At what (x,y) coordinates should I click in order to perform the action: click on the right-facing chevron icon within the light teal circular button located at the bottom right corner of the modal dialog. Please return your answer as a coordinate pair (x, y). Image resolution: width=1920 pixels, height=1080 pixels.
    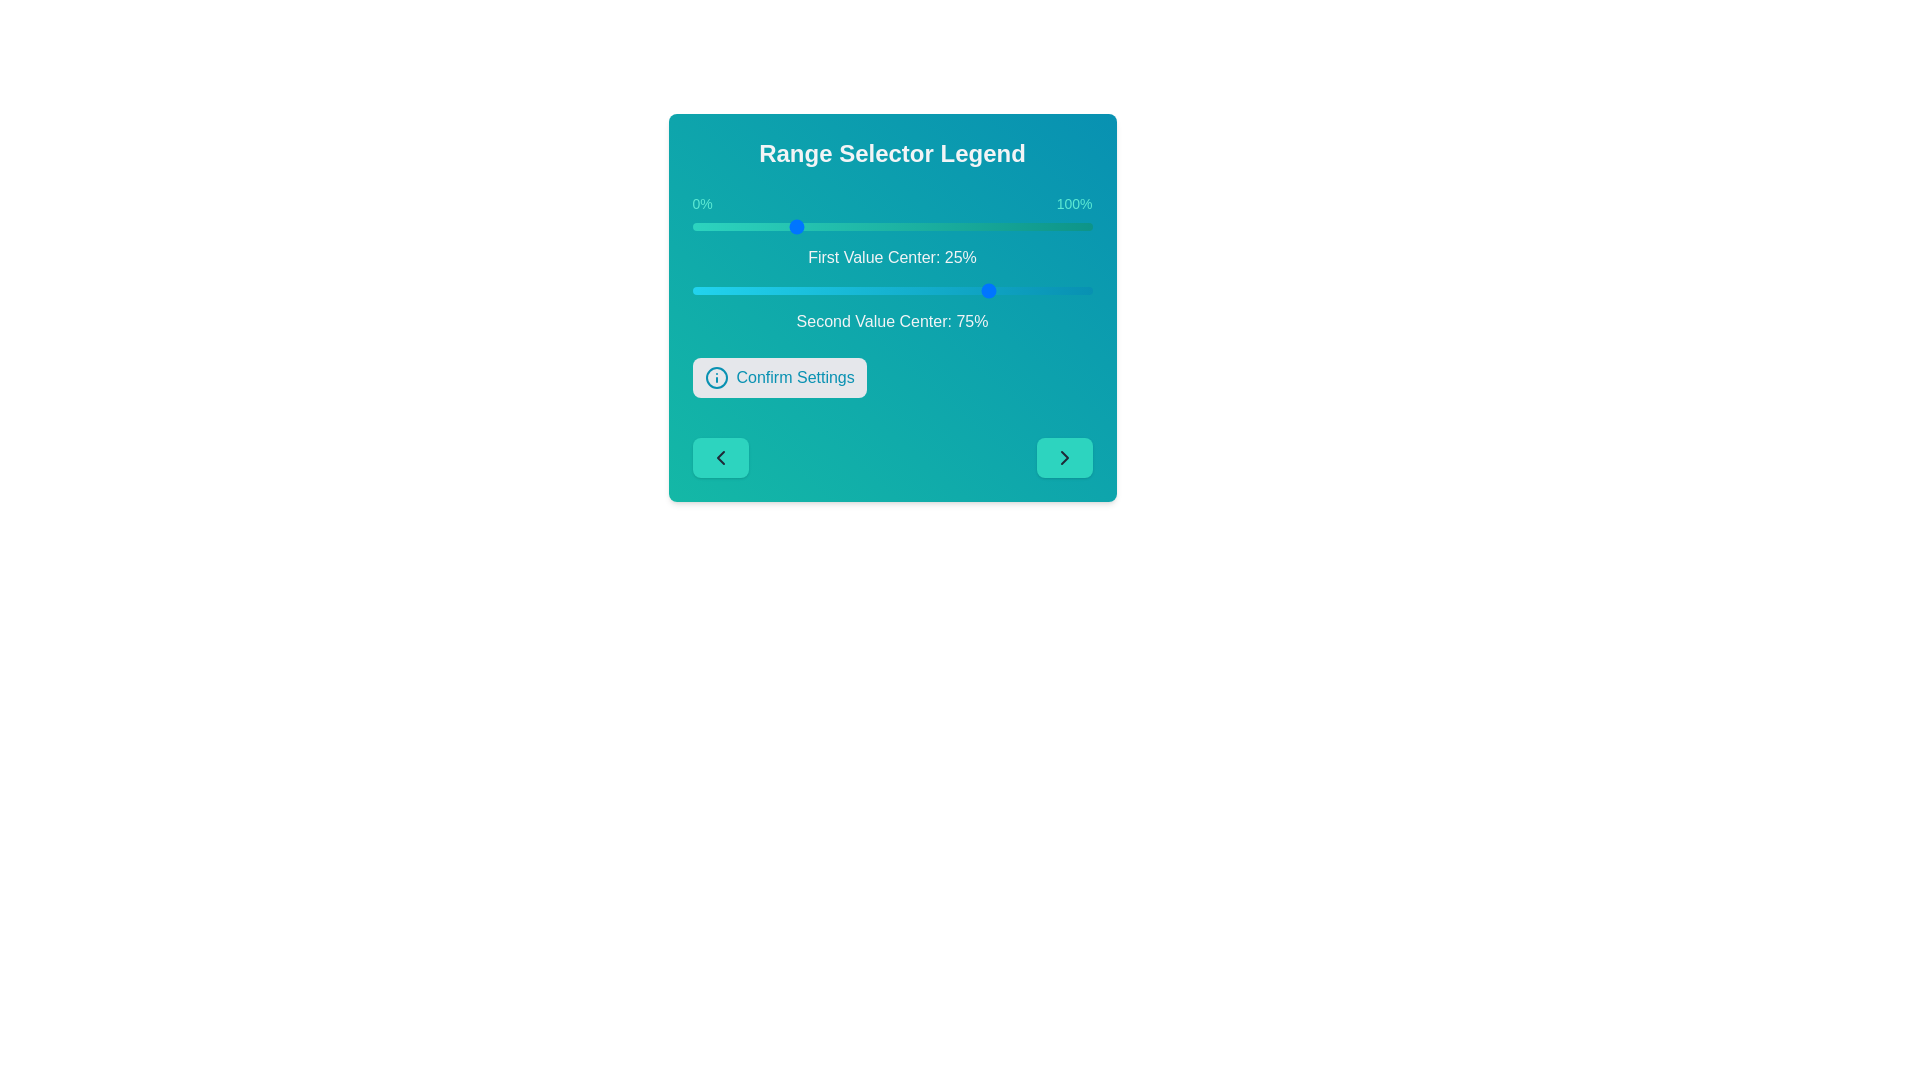
    Looking at the image, I should click on (1063, 458).